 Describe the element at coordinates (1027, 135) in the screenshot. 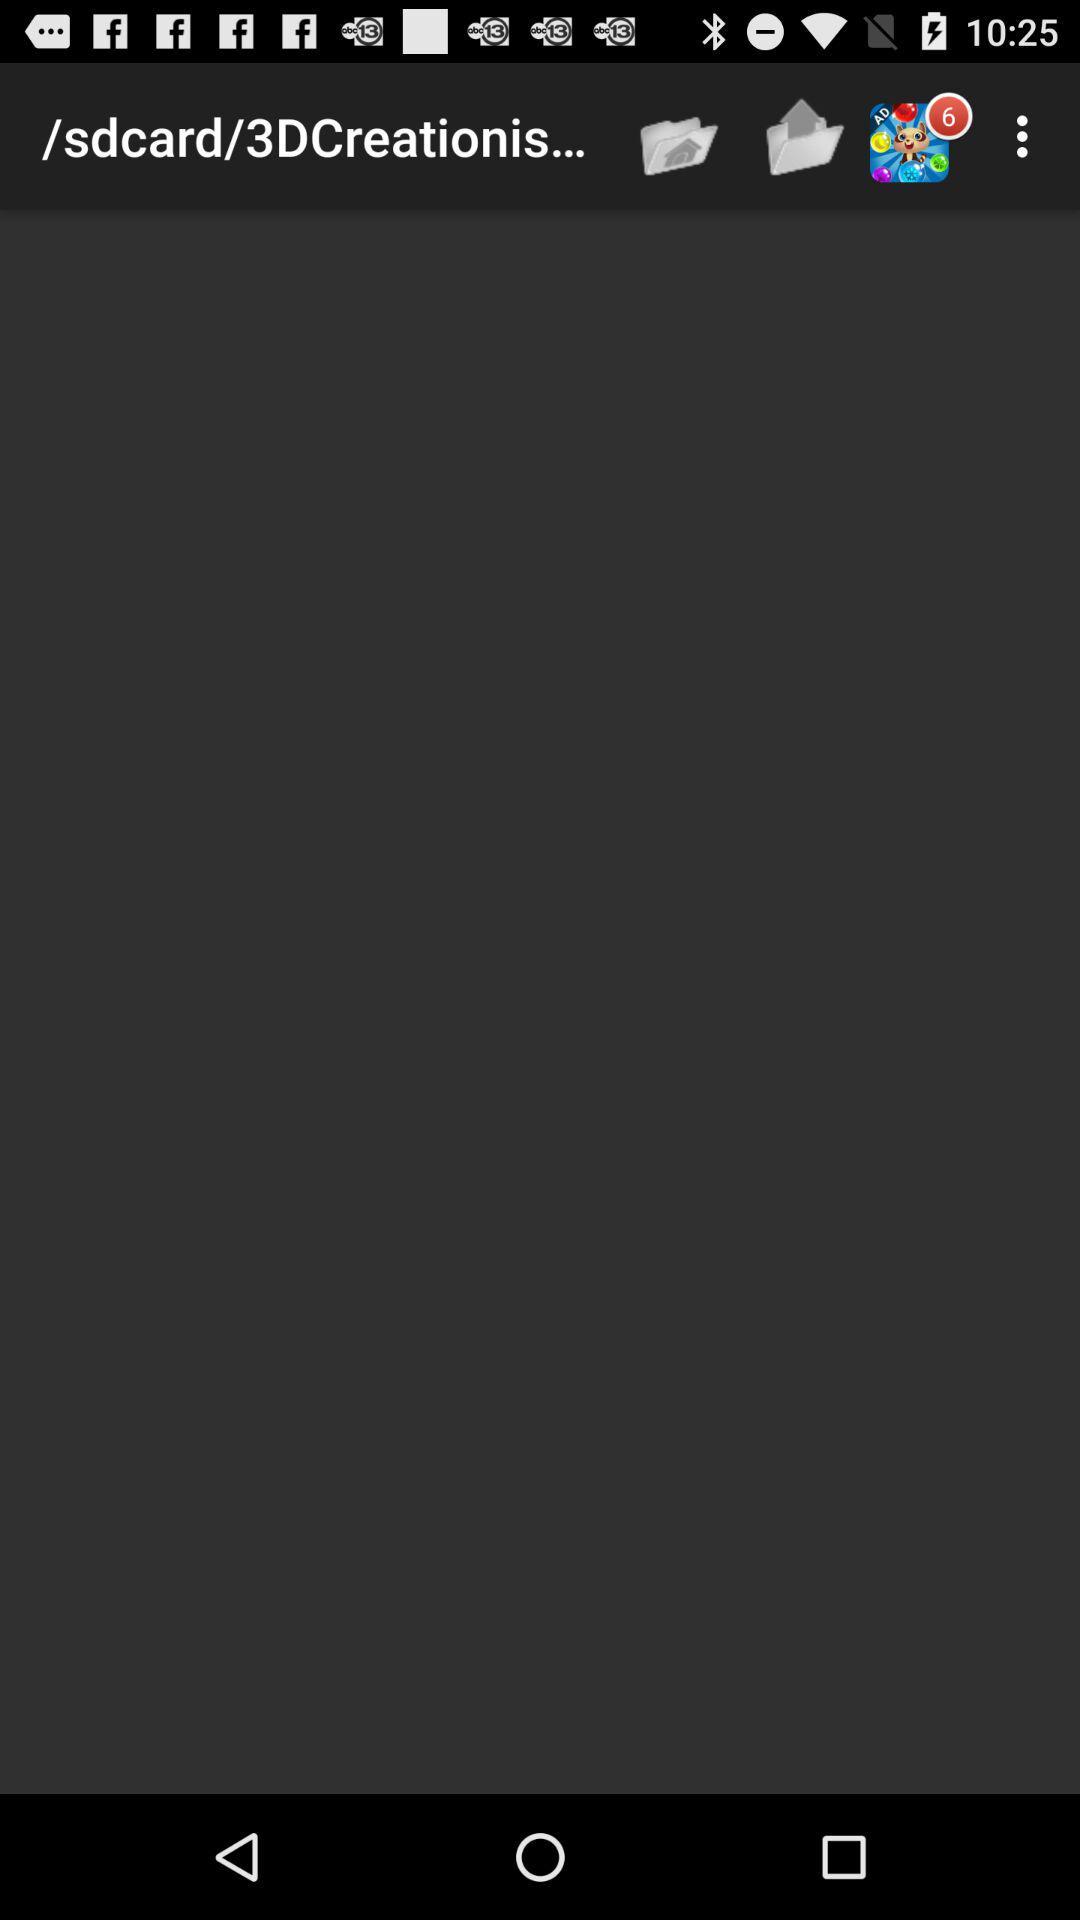

I see `icon next to 6` at that location.